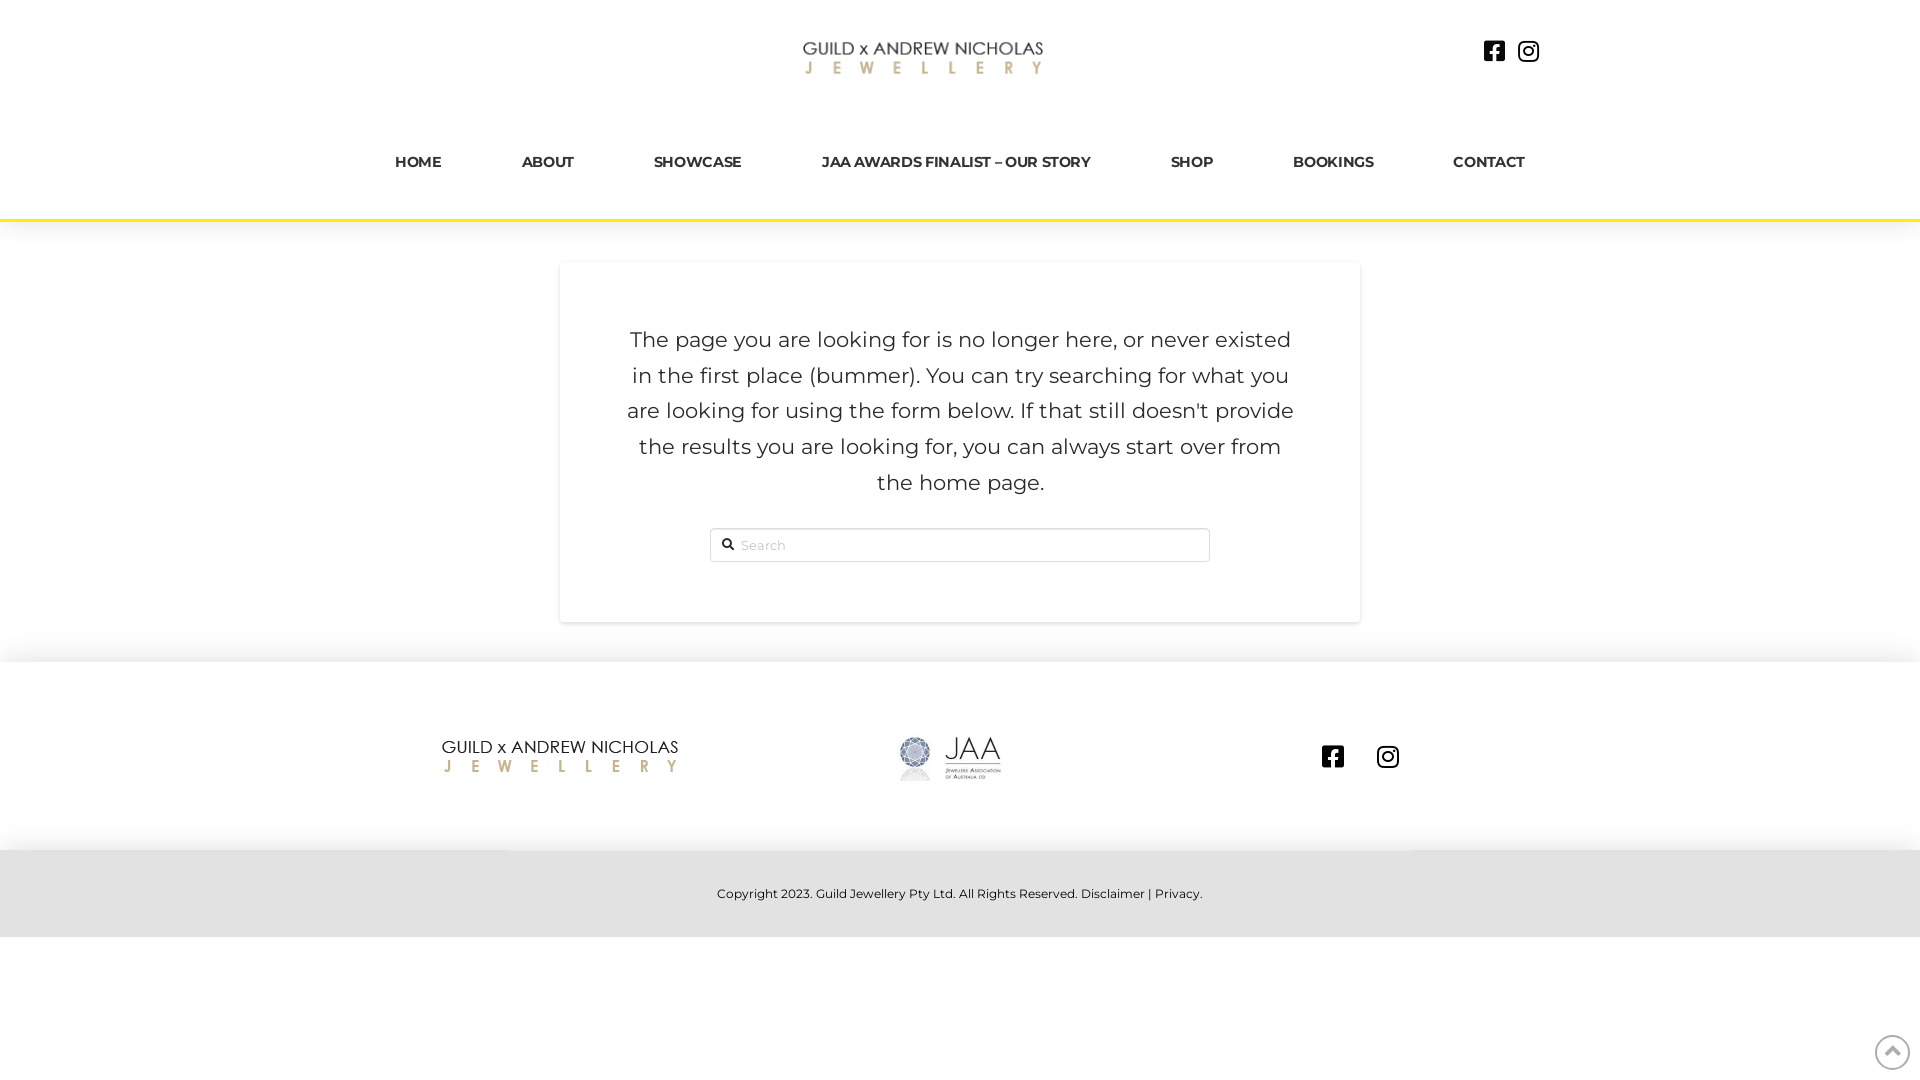 The width and height of the screenshot is (1920, 1080). What do you see at coordinates (1177, 892) in the screenshot?
I see `'Privacy'` at bounding box center [1177, 892].